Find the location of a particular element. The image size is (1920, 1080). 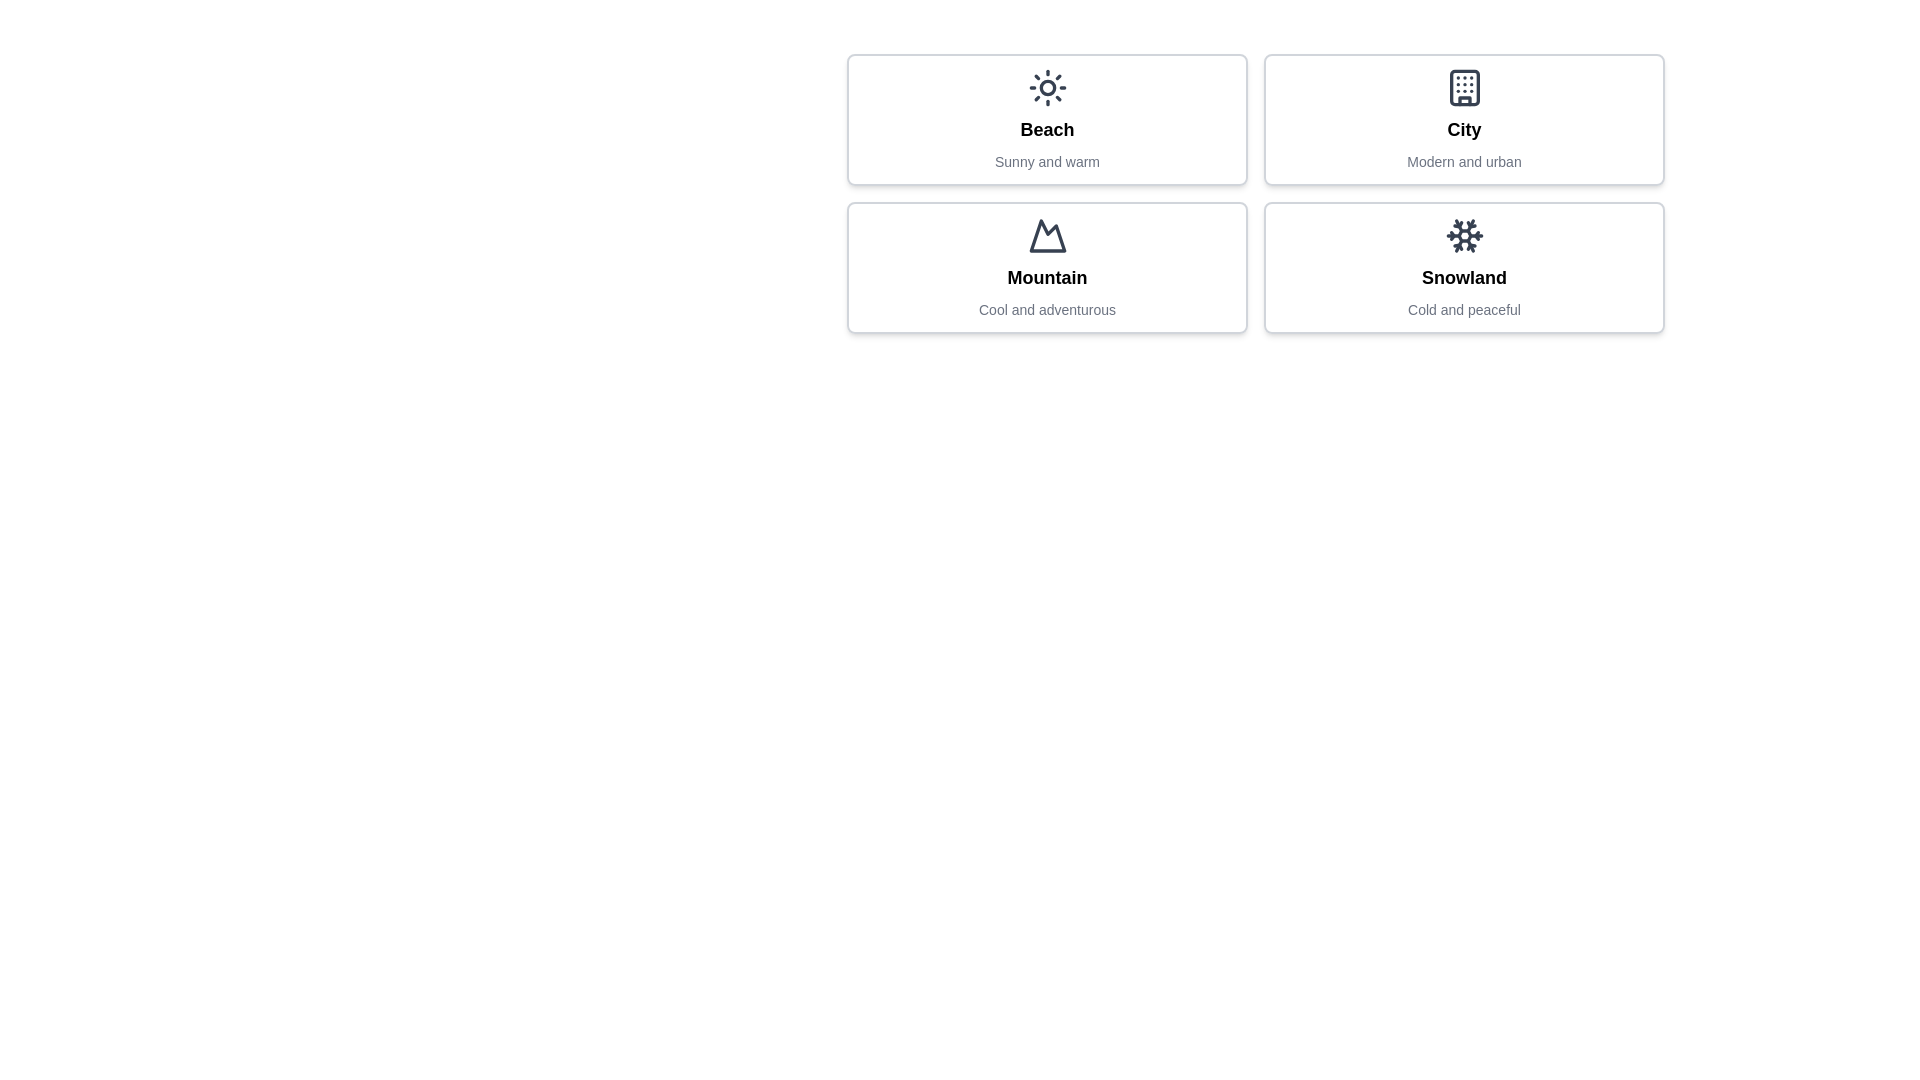

the text label containing 'Modern and urban', which is styled in a small-sized gray font and located below the title 'City' in the top-right rectangular card is located at coordinates (1464, 161).